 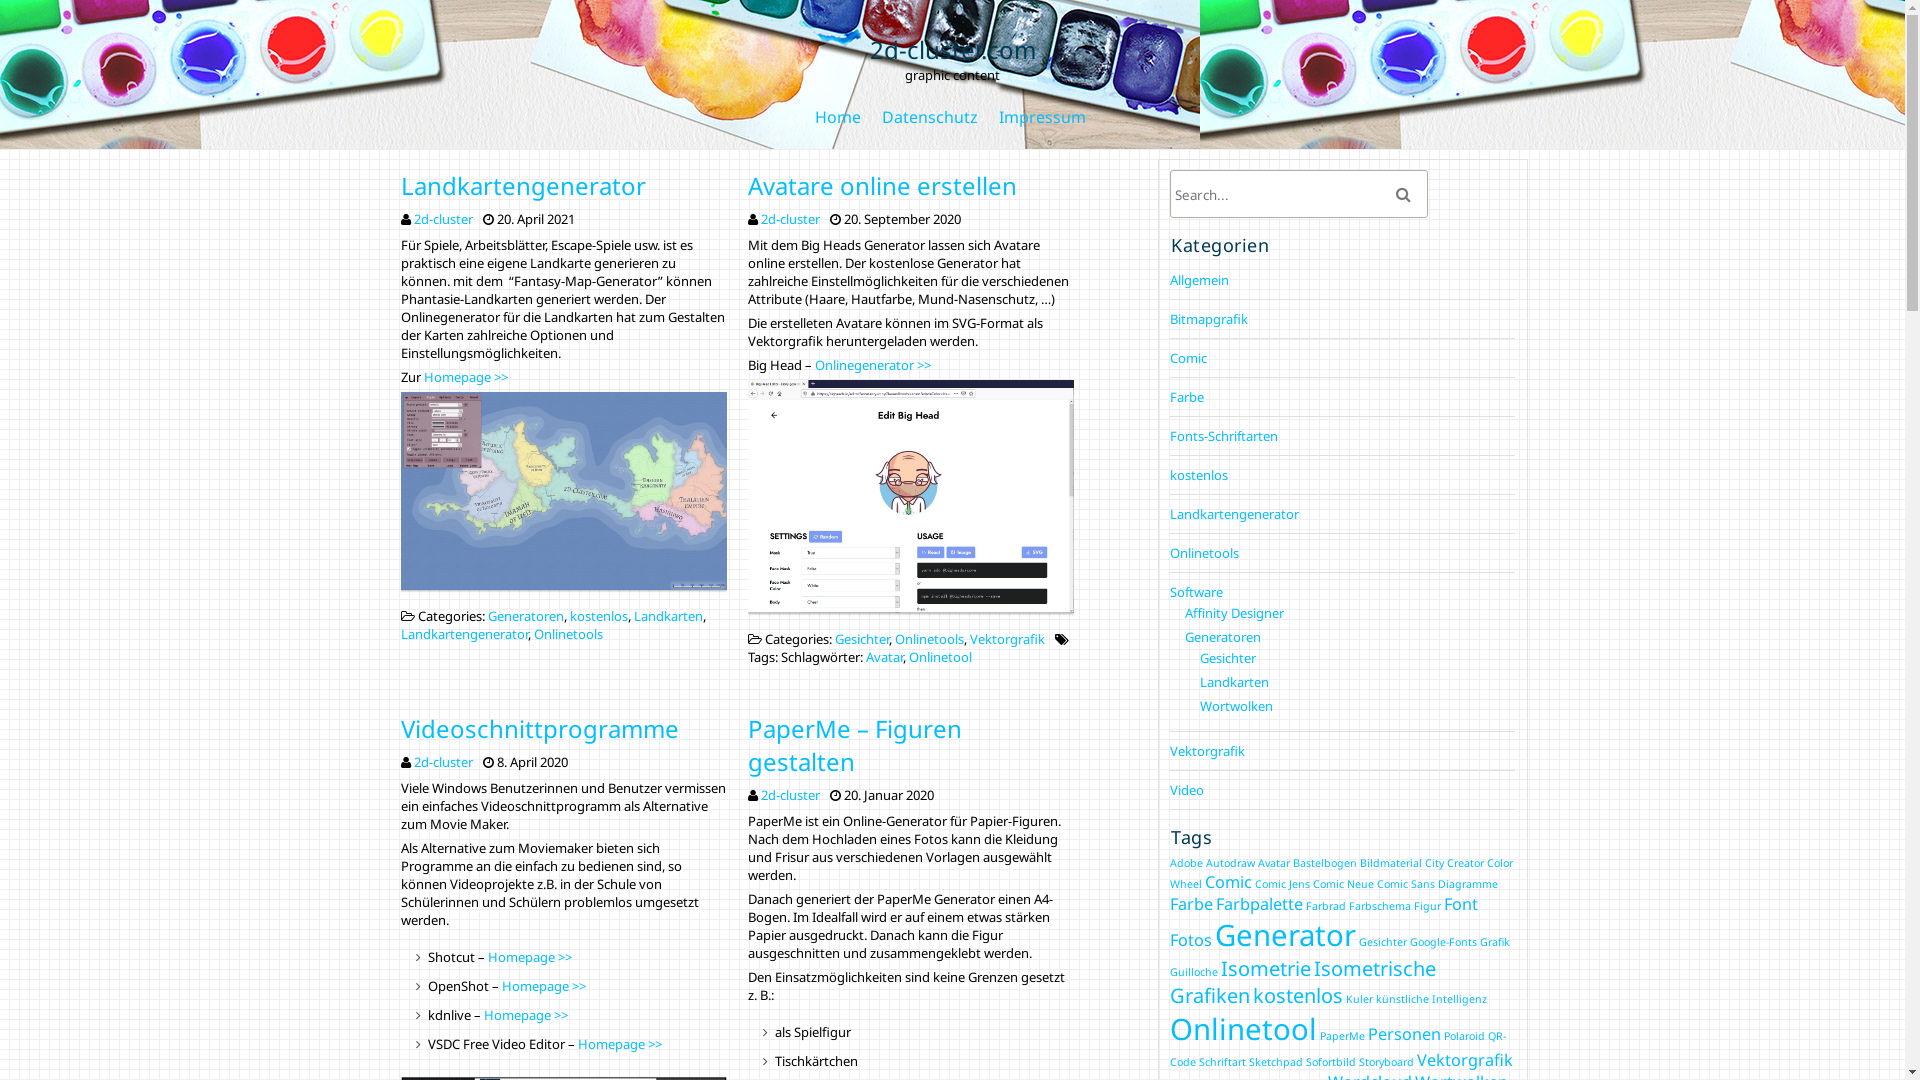 What do you see at coordinates (1359, 999) in the screenshot?
I see `'Kuler'` at bounding box center [1359, 999].